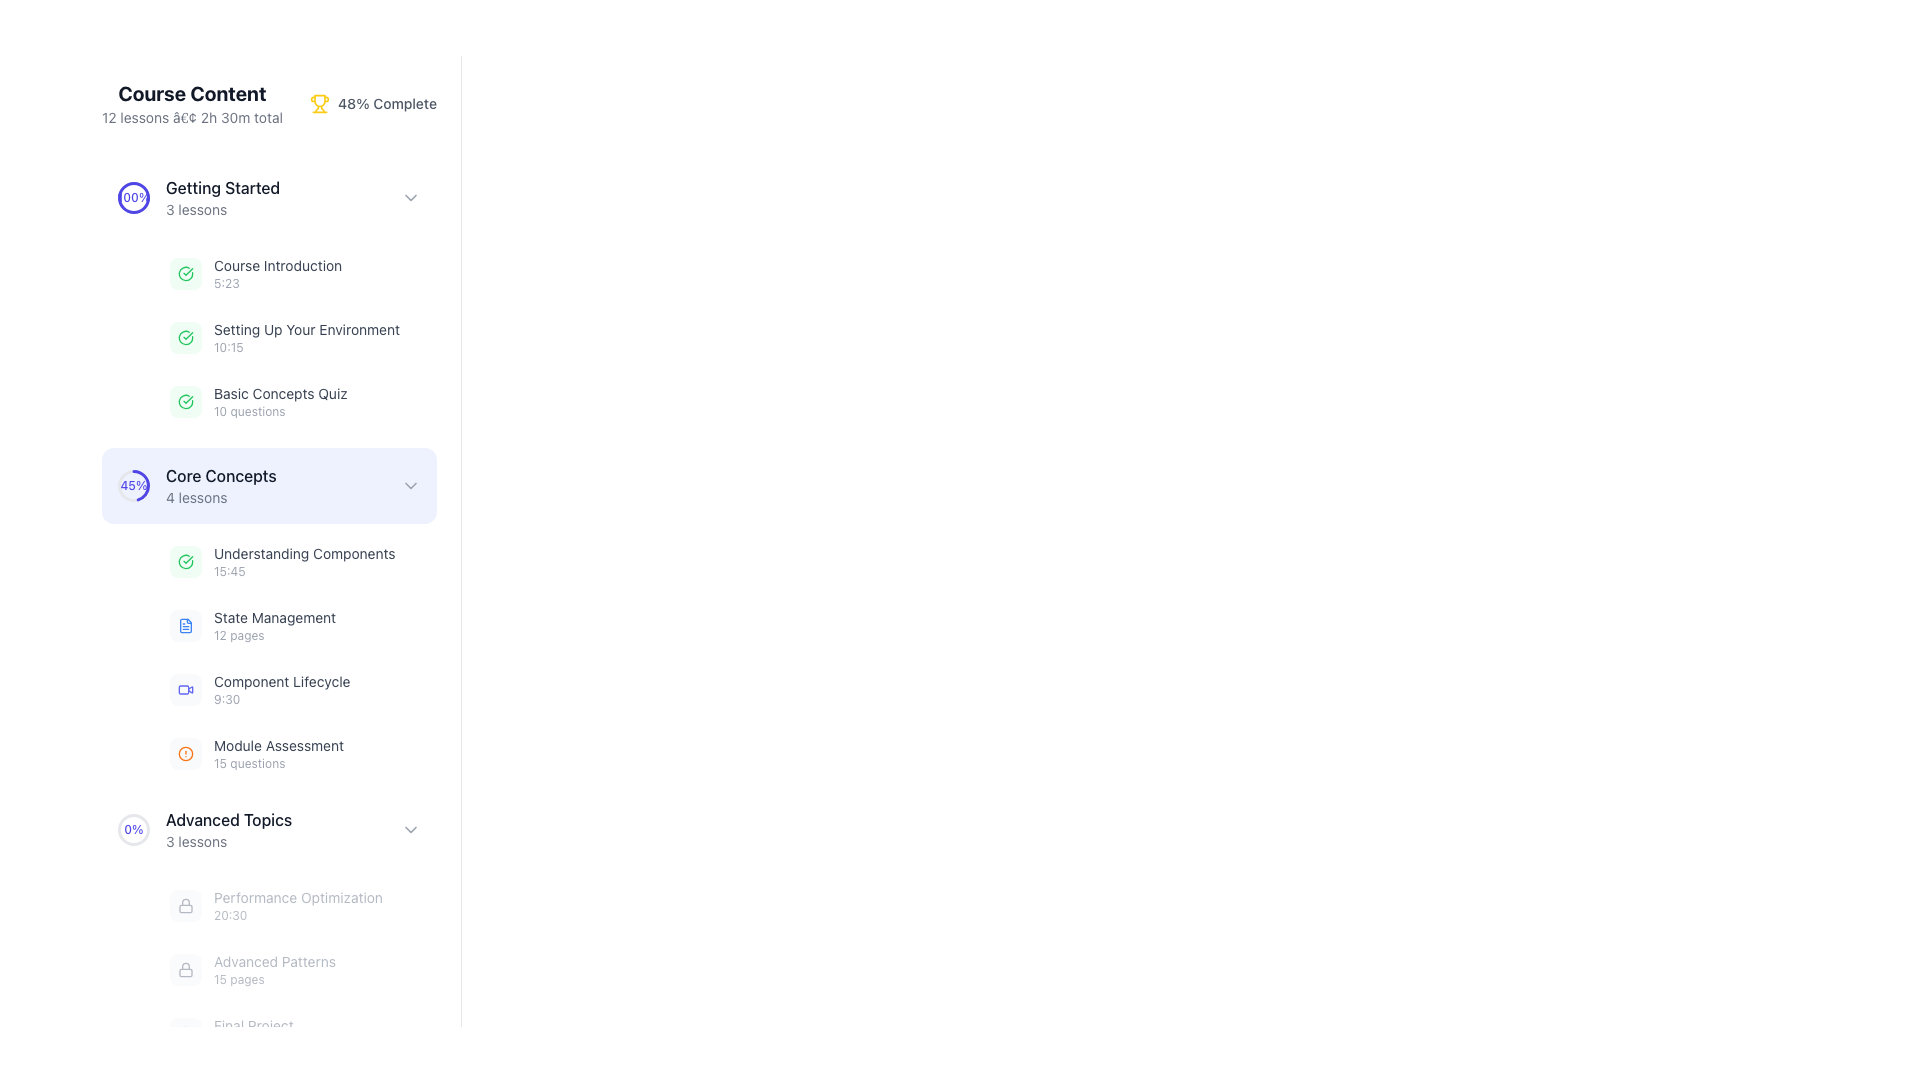  What do you see at coordinates (186, 337) in the screenshot?
I see `the presence and status-indicating color of the completion icon located next to the 'Course Introduction' lesson in the 'Getting Started' section of the left-hand panel` at bounding box center [186, 337].